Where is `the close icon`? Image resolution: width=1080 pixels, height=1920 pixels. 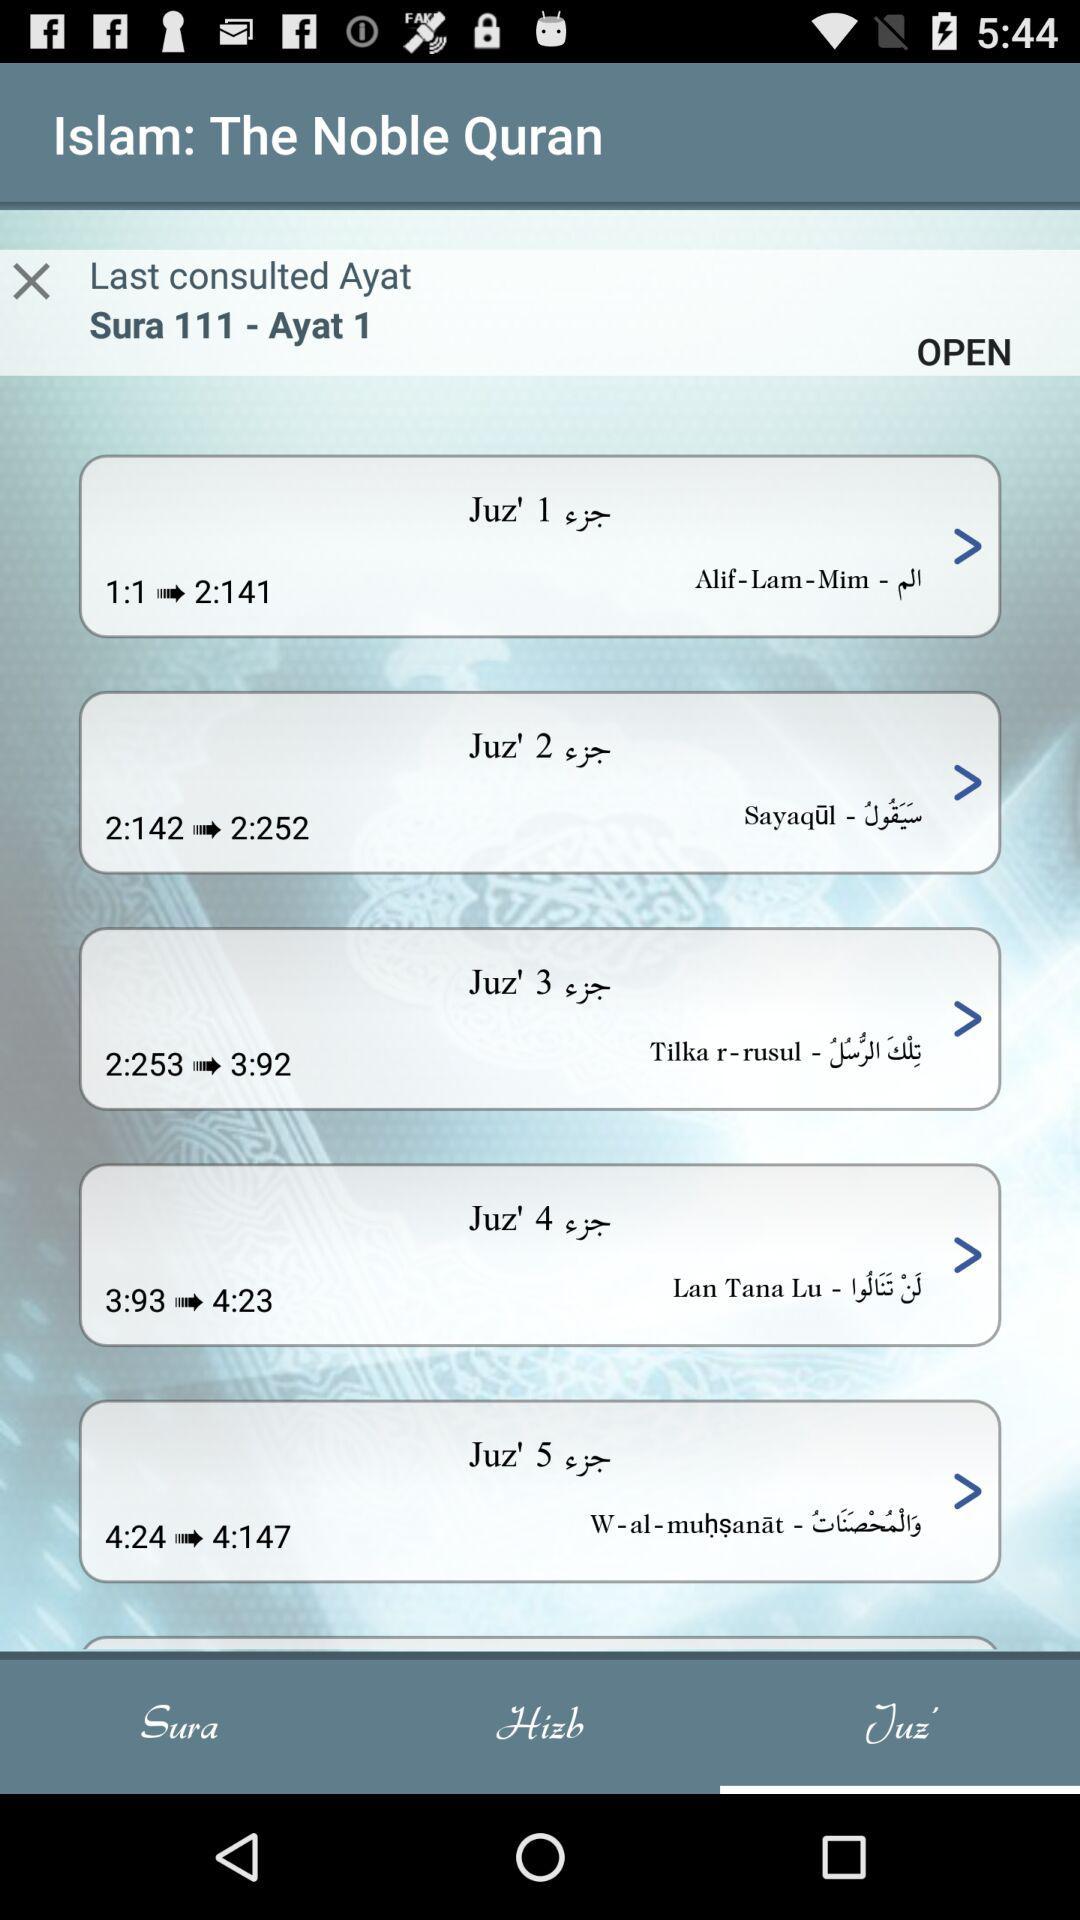
the close icon is located at coordinates (31, 300).